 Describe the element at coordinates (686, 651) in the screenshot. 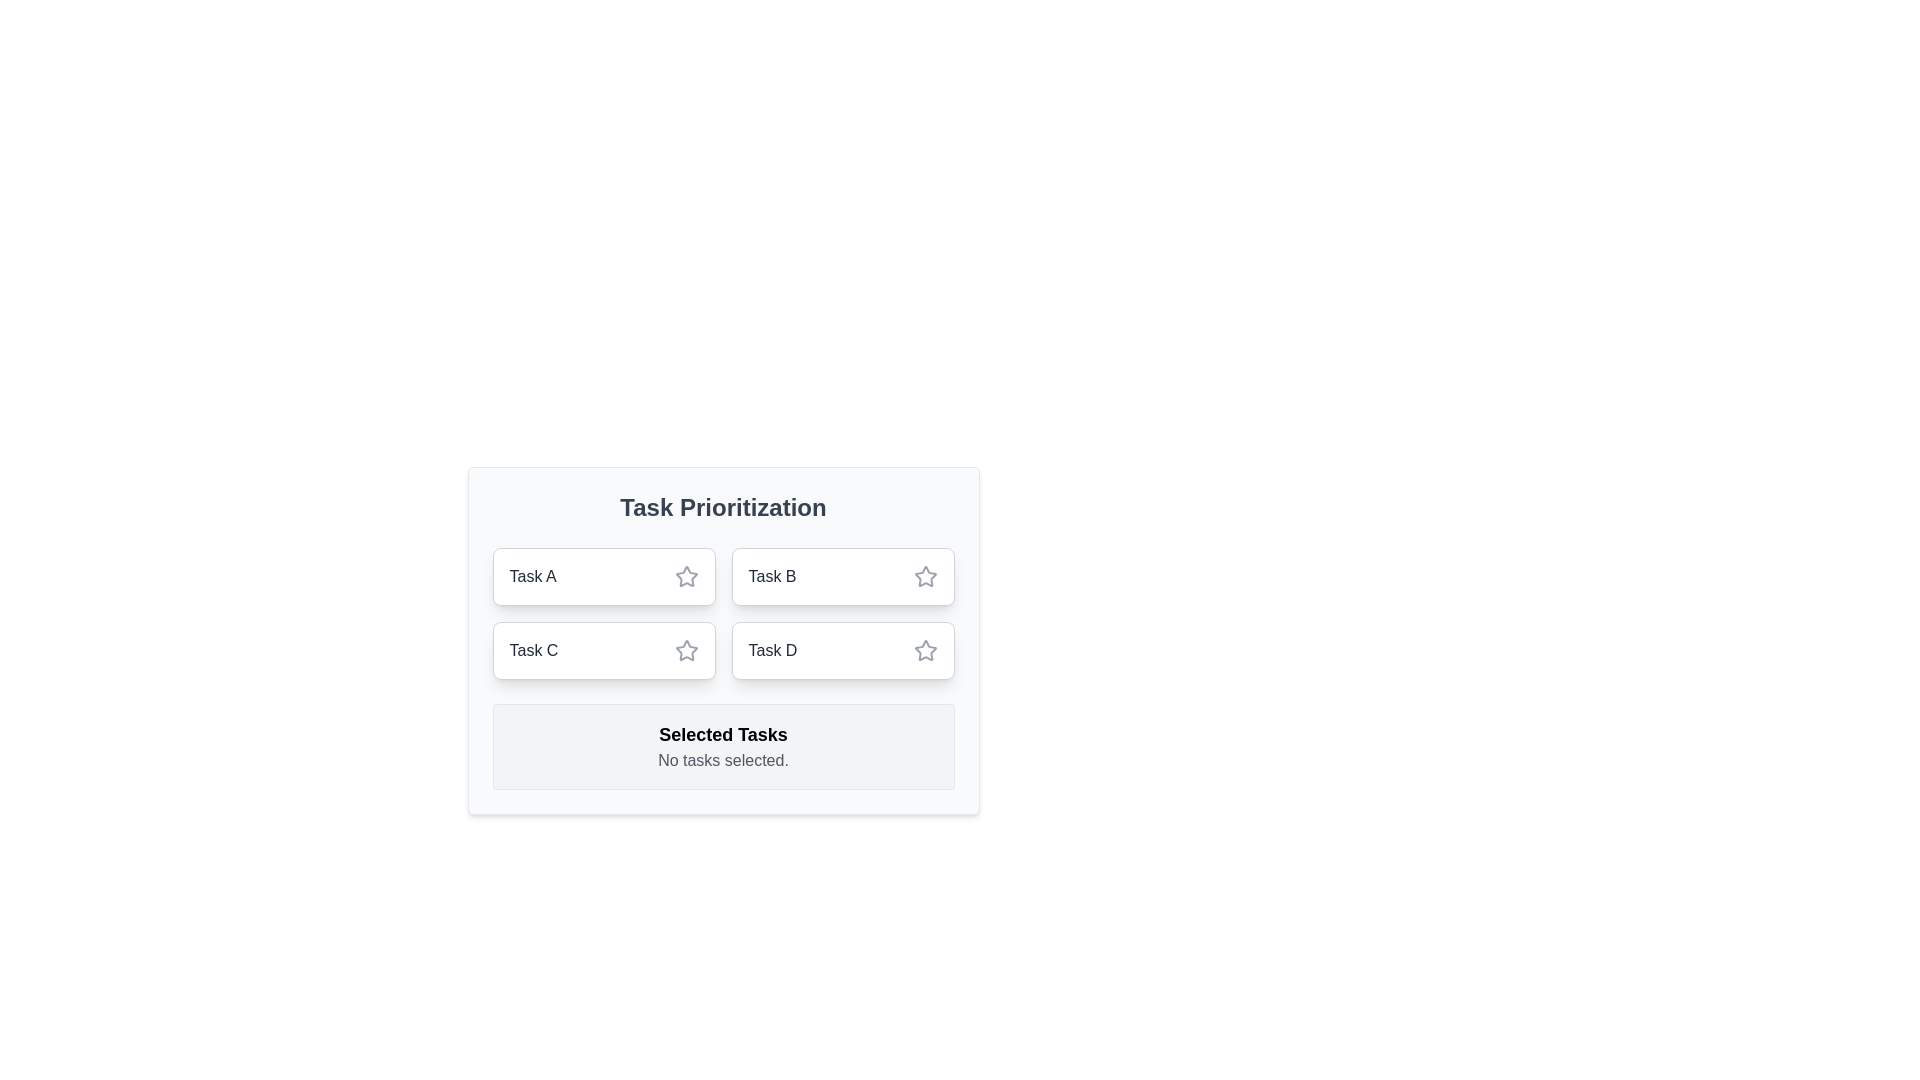

I see `the icon of the task chip for the task Task C` at that location.